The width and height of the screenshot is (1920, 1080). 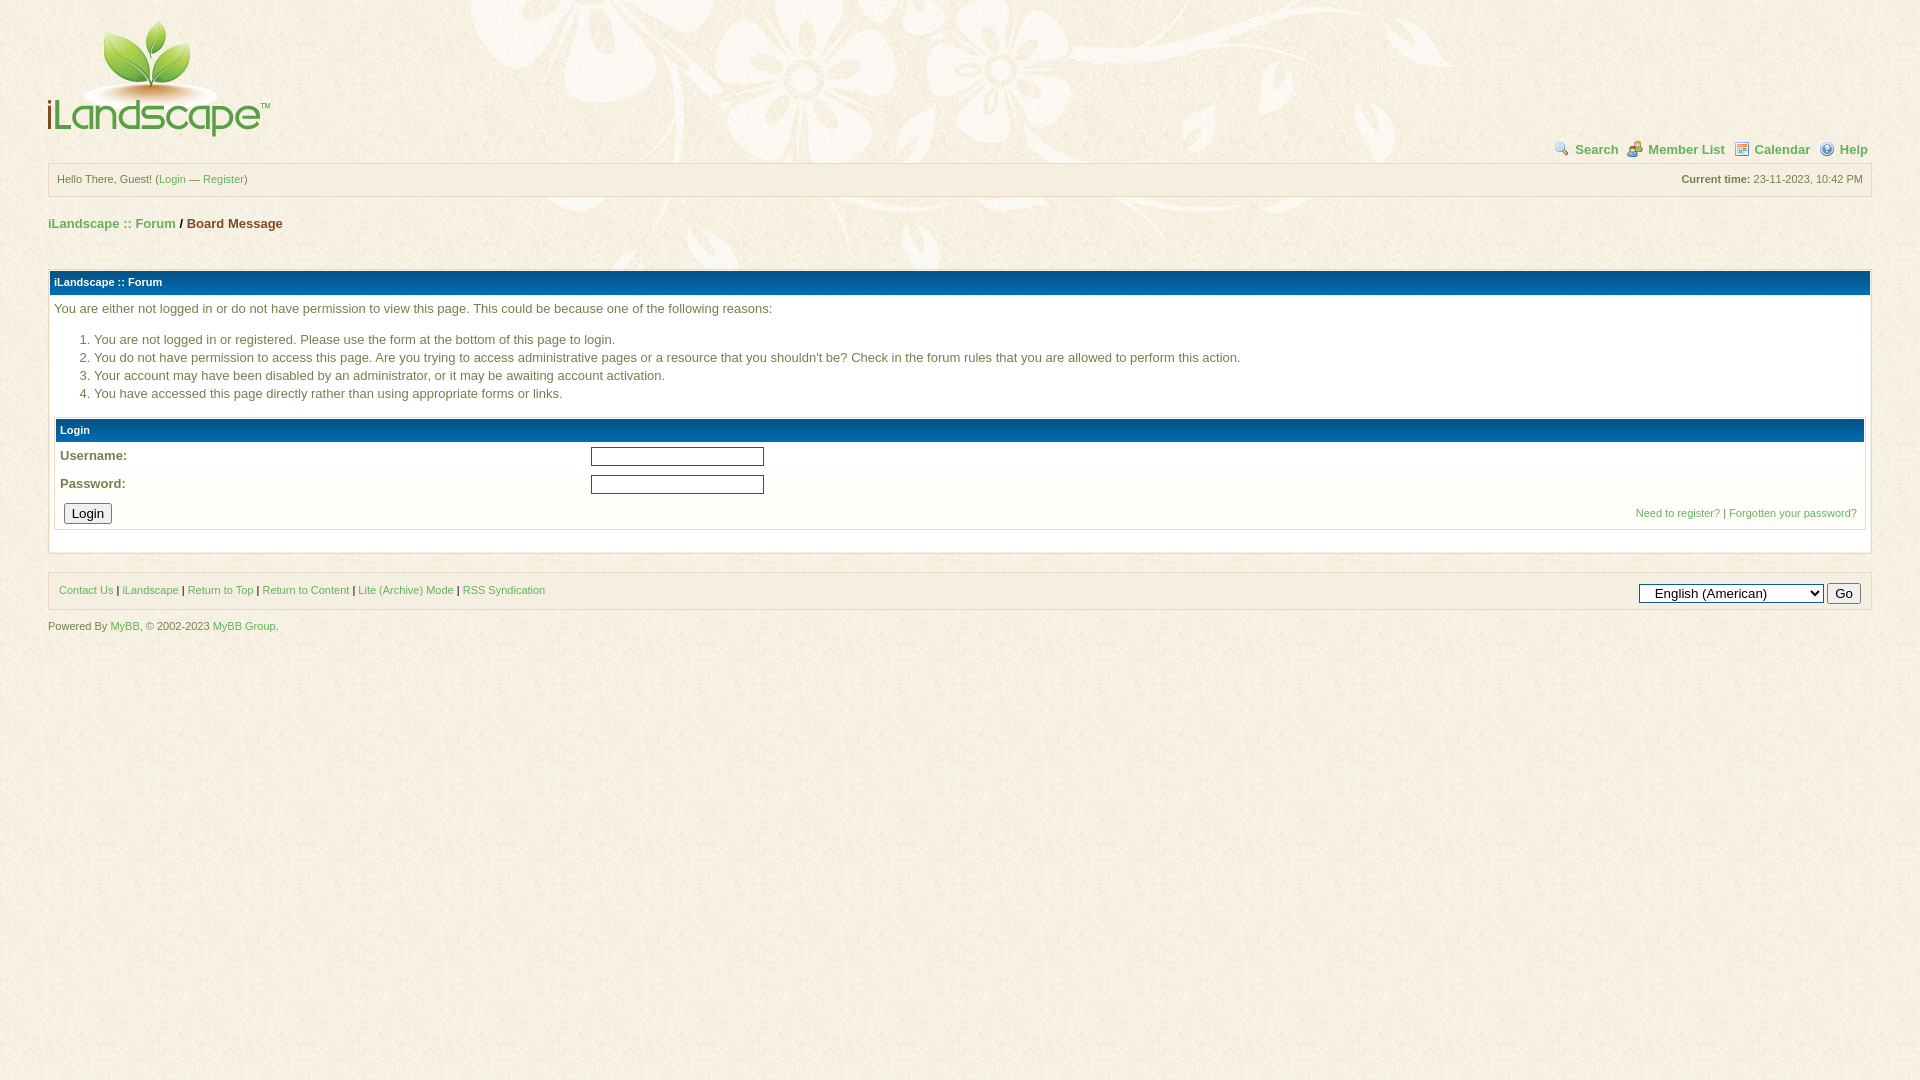 What do you see at coordinates (404, 589) in the screenshot?
I see `'Lite (Archive) Mode'` at bounding box center [404, 589].